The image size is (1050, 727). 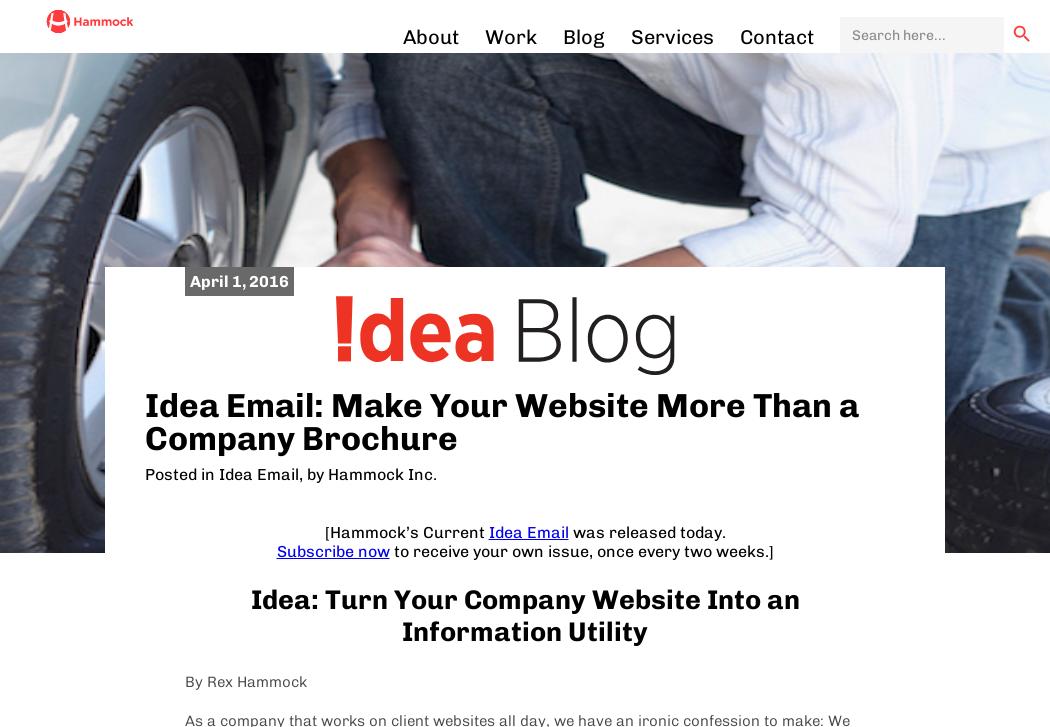 What do you see at coordinates (332, 550) in the screenshot?
I see `'Subscribe now'` at bounding box center [332, 550].